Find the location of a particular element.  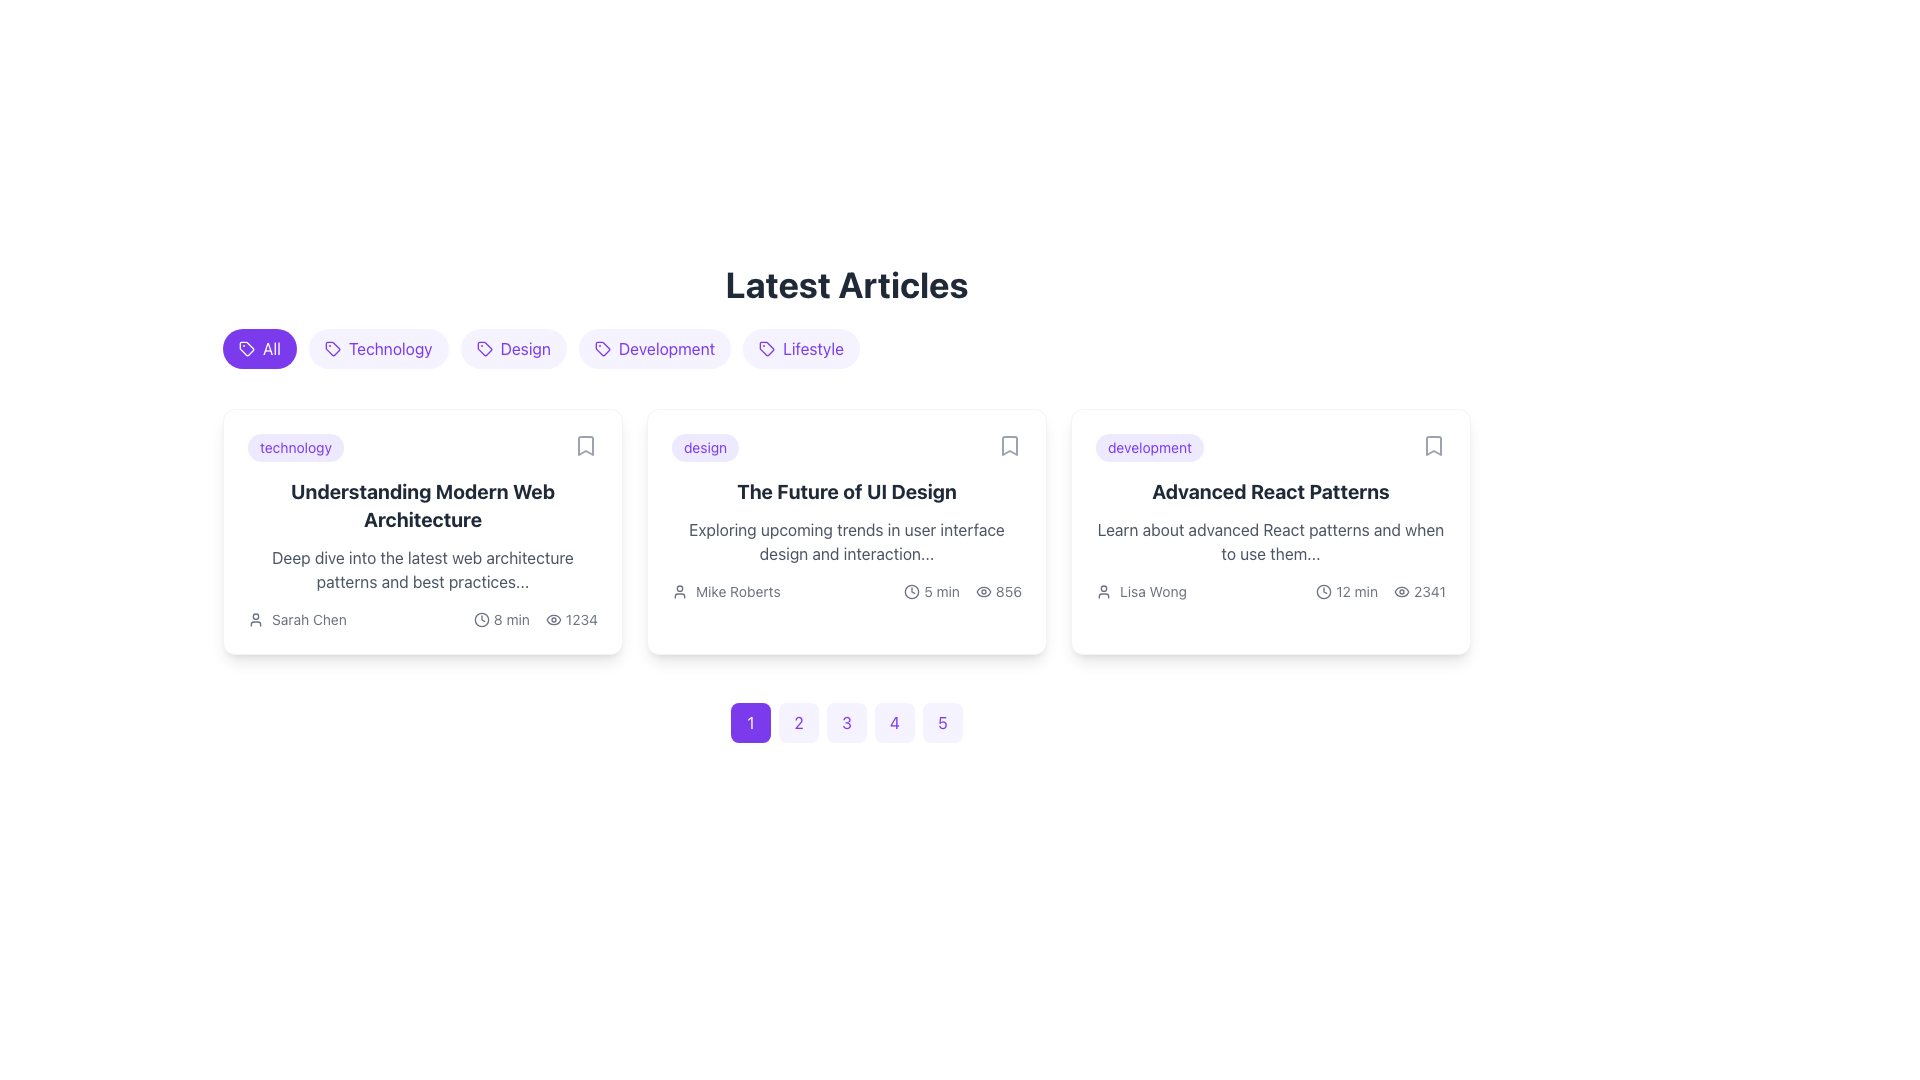

the SVG Circle Element that represents the clock face in the article card's metadata, which is part of a larger clock icon is located at coordinates (481, 619).